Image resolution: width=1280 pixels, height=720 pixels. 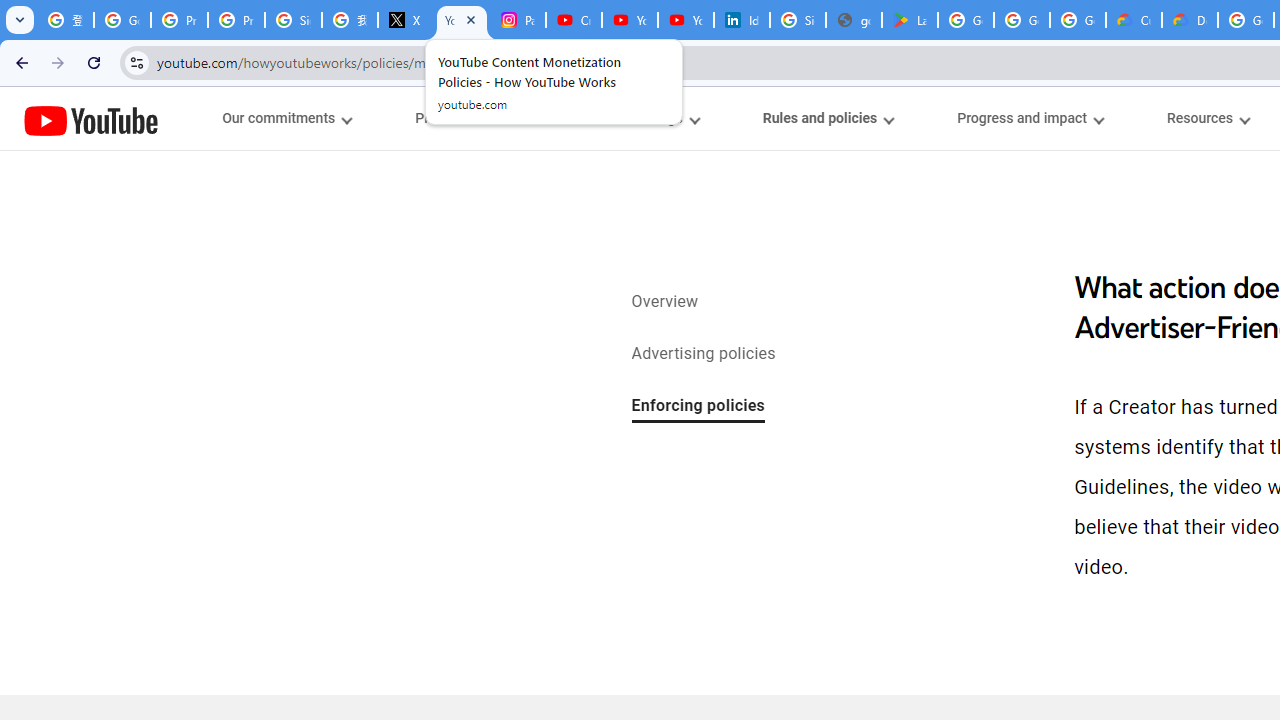 What do you see at coordinates (285, 118) in the screenshot?
I see `'Our commitments menupopup'` at bounding box center [285, 118].